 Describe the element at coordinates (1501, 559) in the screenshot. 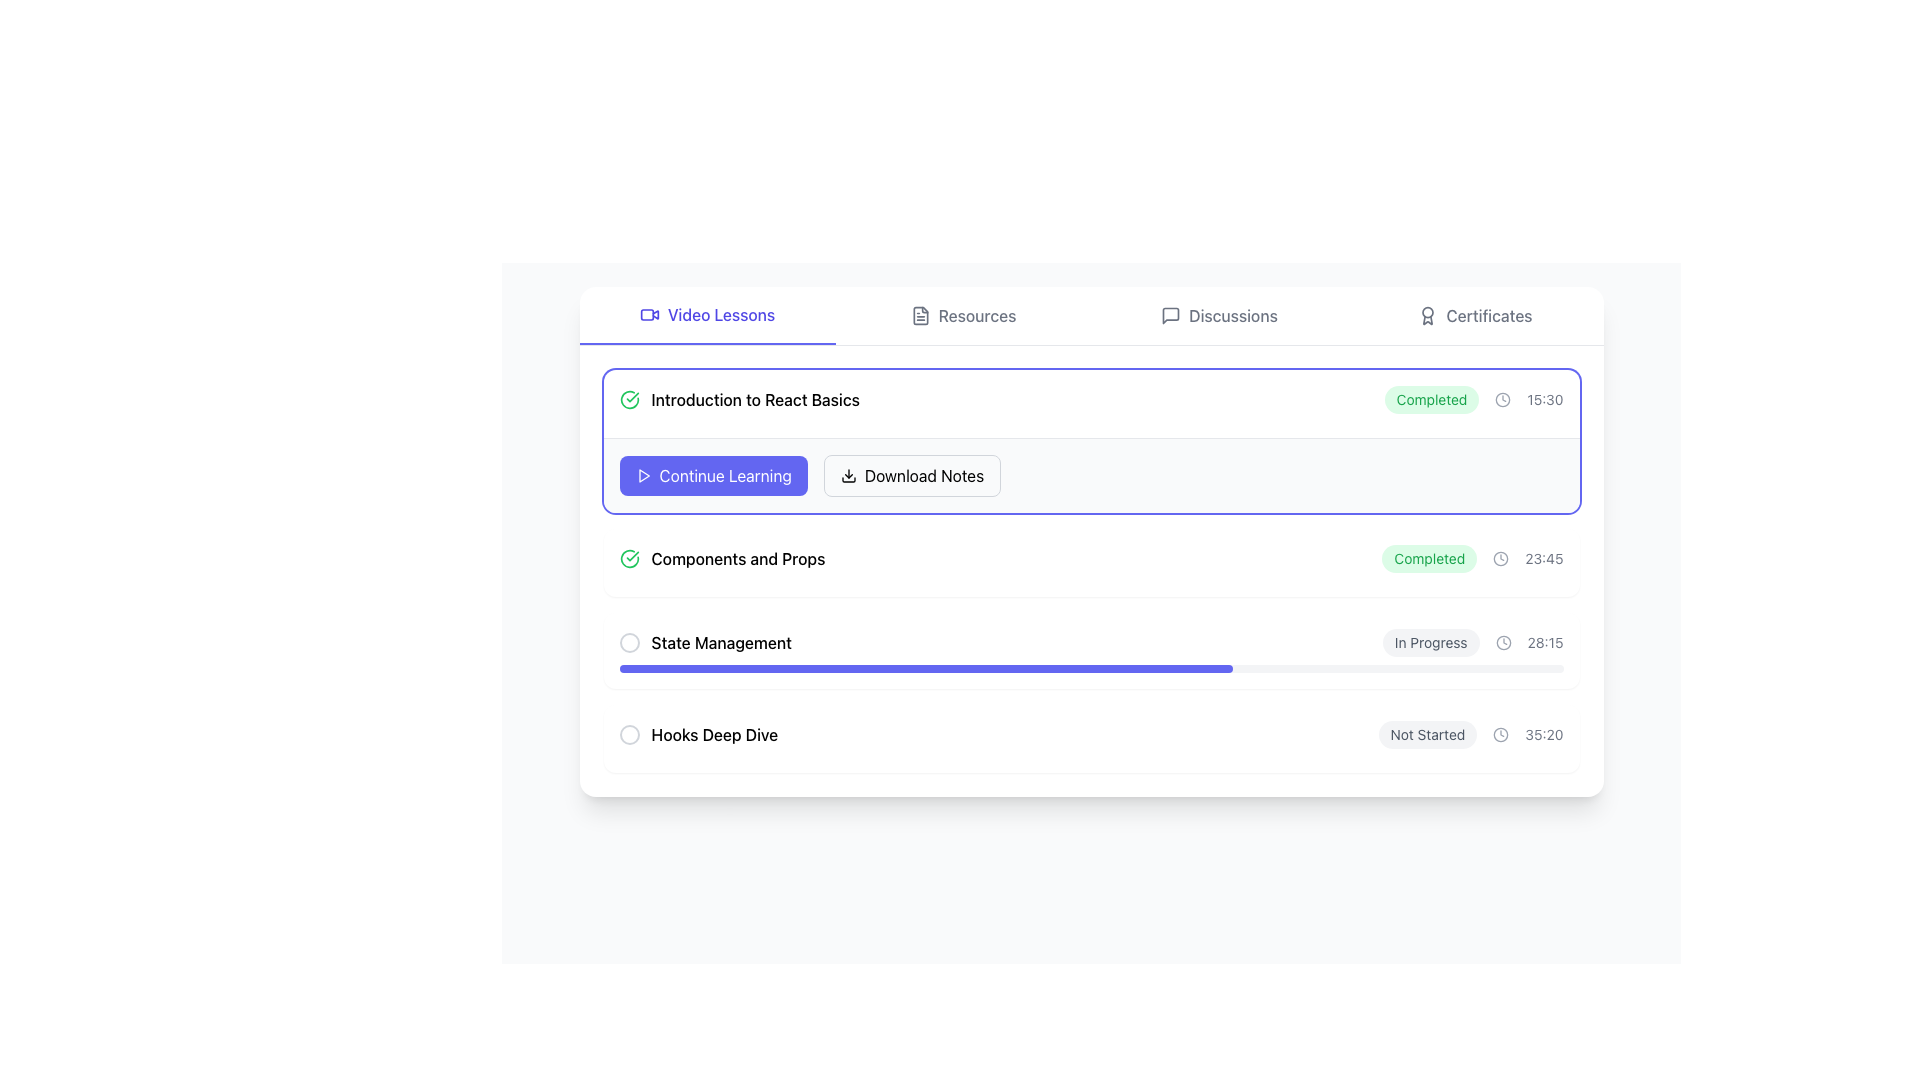

I see `the SVG Circle that represents the outer boundary of the clock in the 'Components and Props' section, indicating the 'Completed' status of an item` at that location.